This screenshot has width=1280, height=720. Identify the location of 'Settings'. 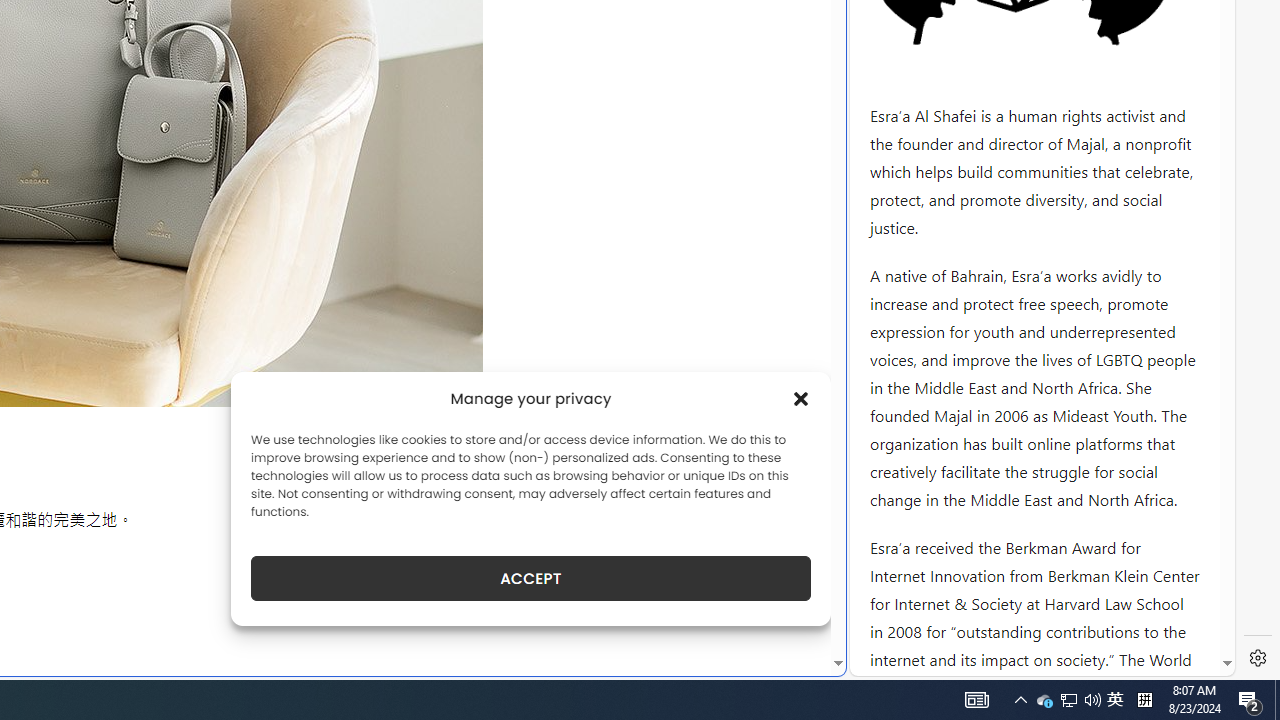
(1257, 658).